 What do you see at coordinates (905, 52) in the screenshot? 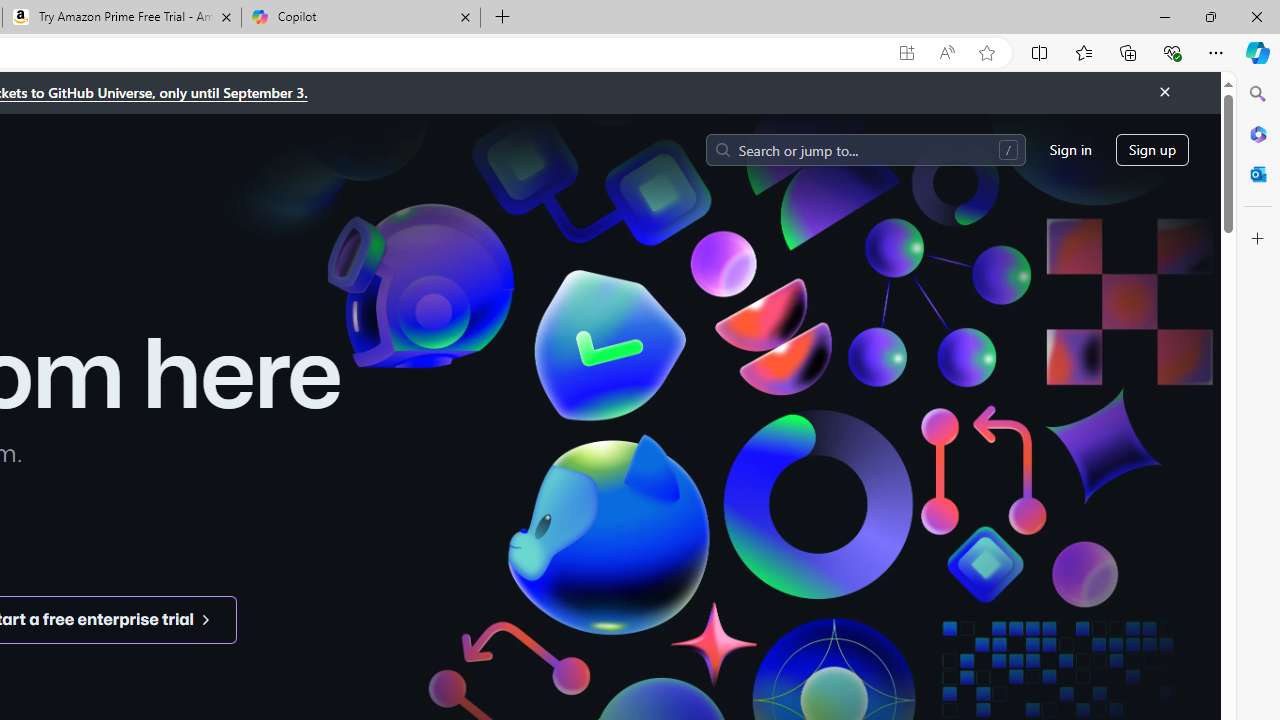
I see `'App available. Install GitHub'` at bounding box center [905, 52].